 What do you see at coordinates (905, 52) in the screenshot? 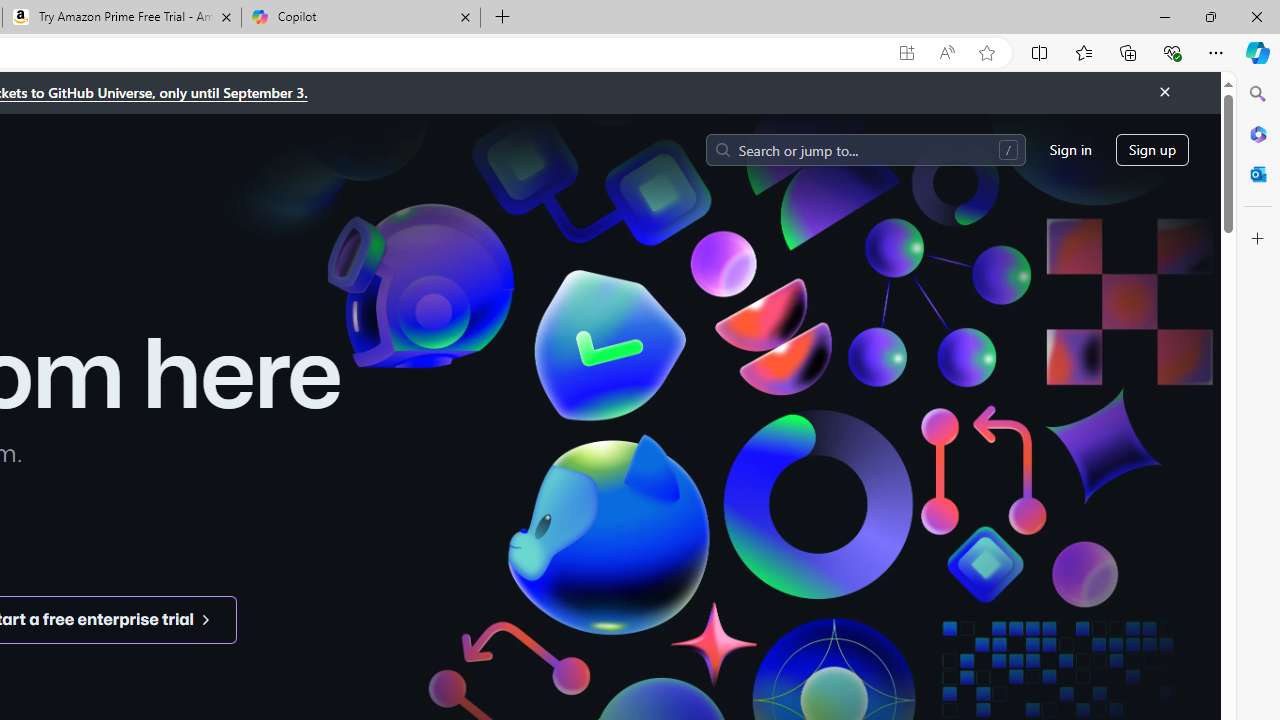
I see `'App available. Install GitHub'` at bounding box center [905, 52].